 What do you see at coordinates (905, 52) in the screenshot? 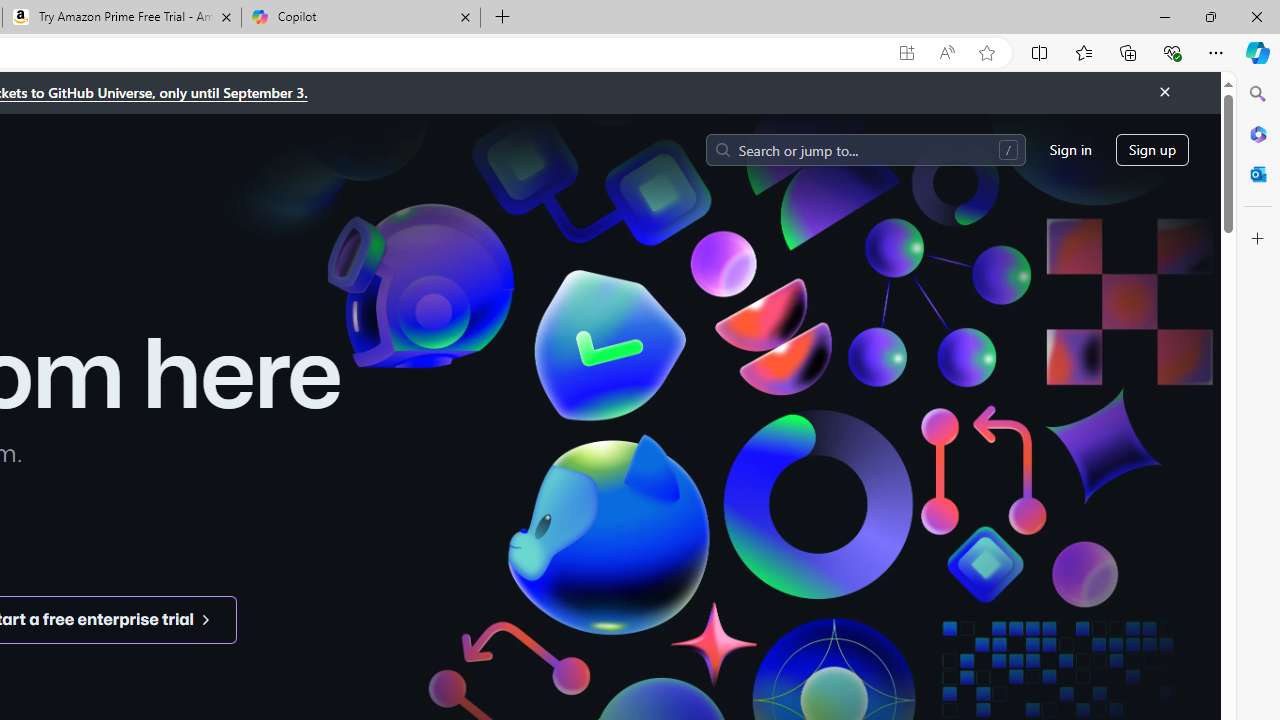
I see `'App available. Install GitHub'` at bounding box center [905, 52].